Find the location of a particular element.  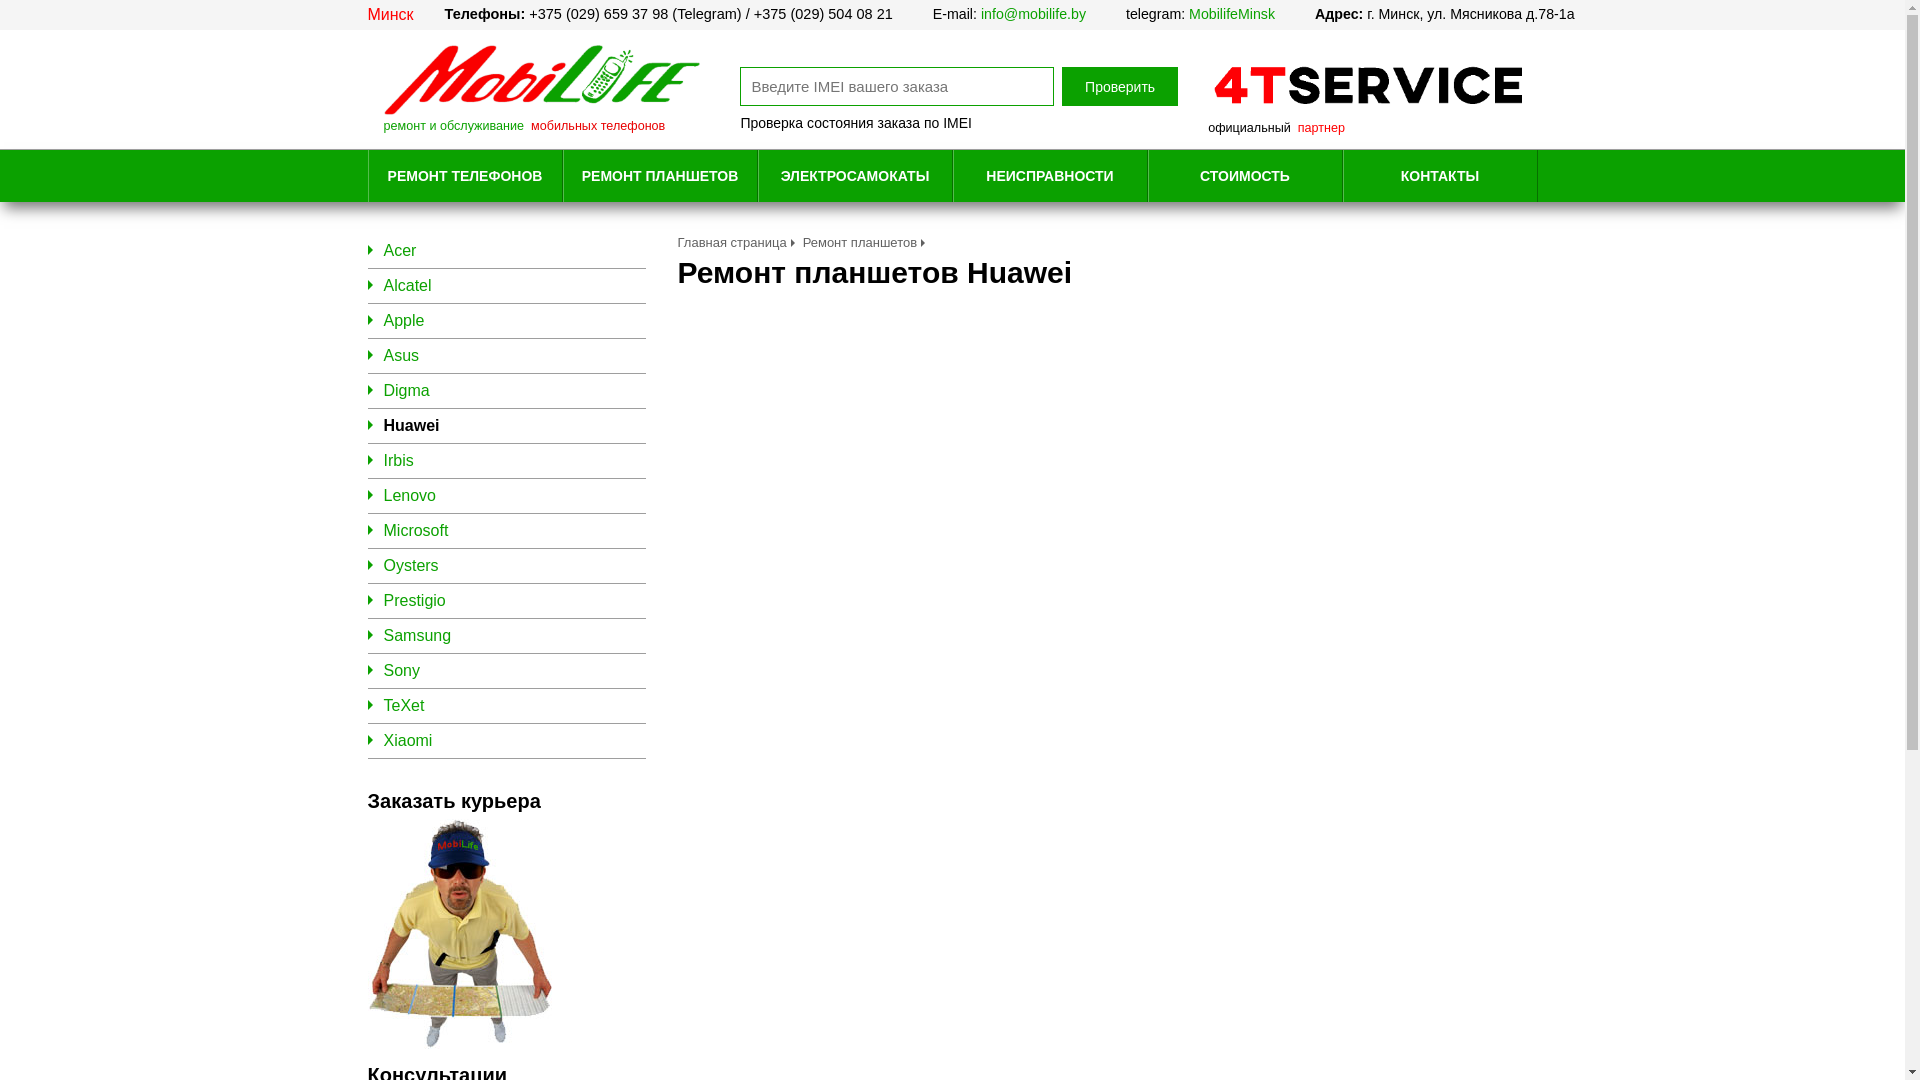

'Digma' is located at coordinates (406, 390).